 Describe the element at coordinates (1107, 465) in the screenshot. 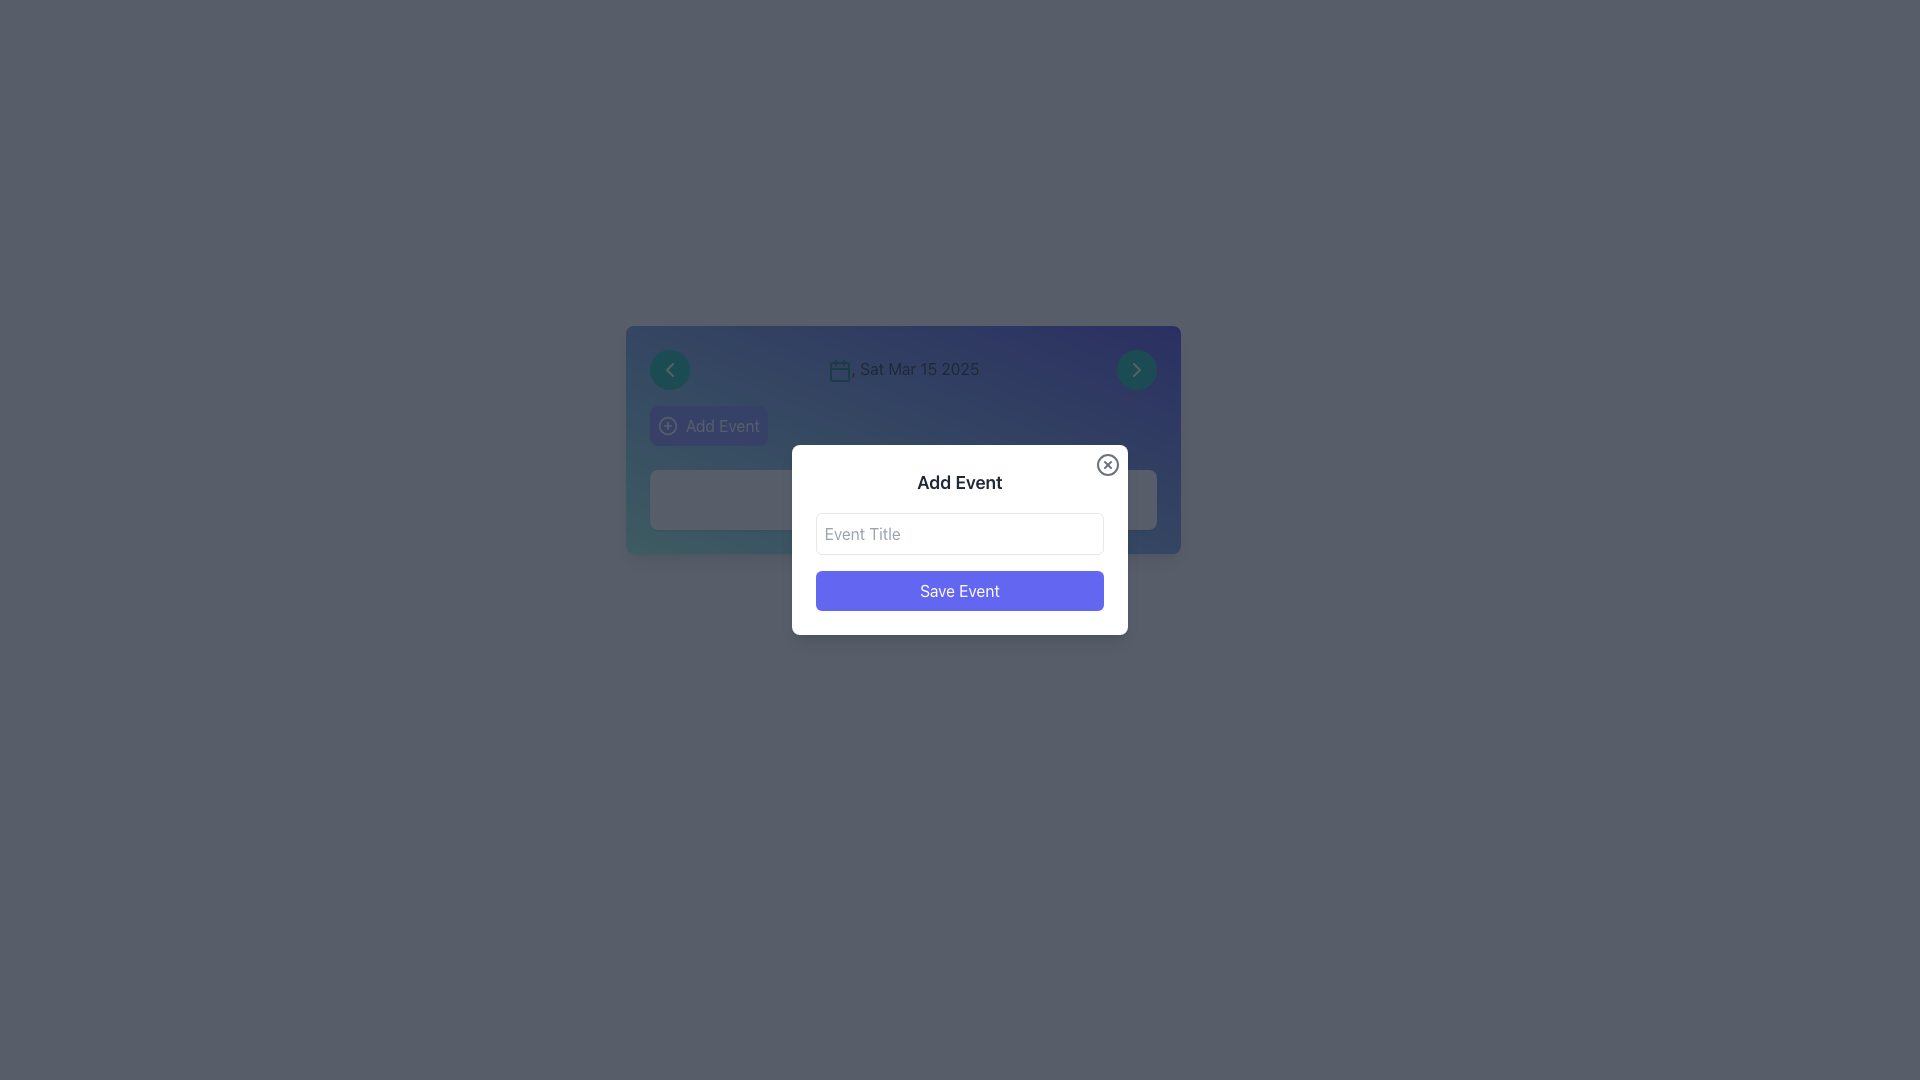

I see `the close button located at the top-right corner of the 'Add Event' modal dialog, positioned above the 'Add Event' title` at that location.